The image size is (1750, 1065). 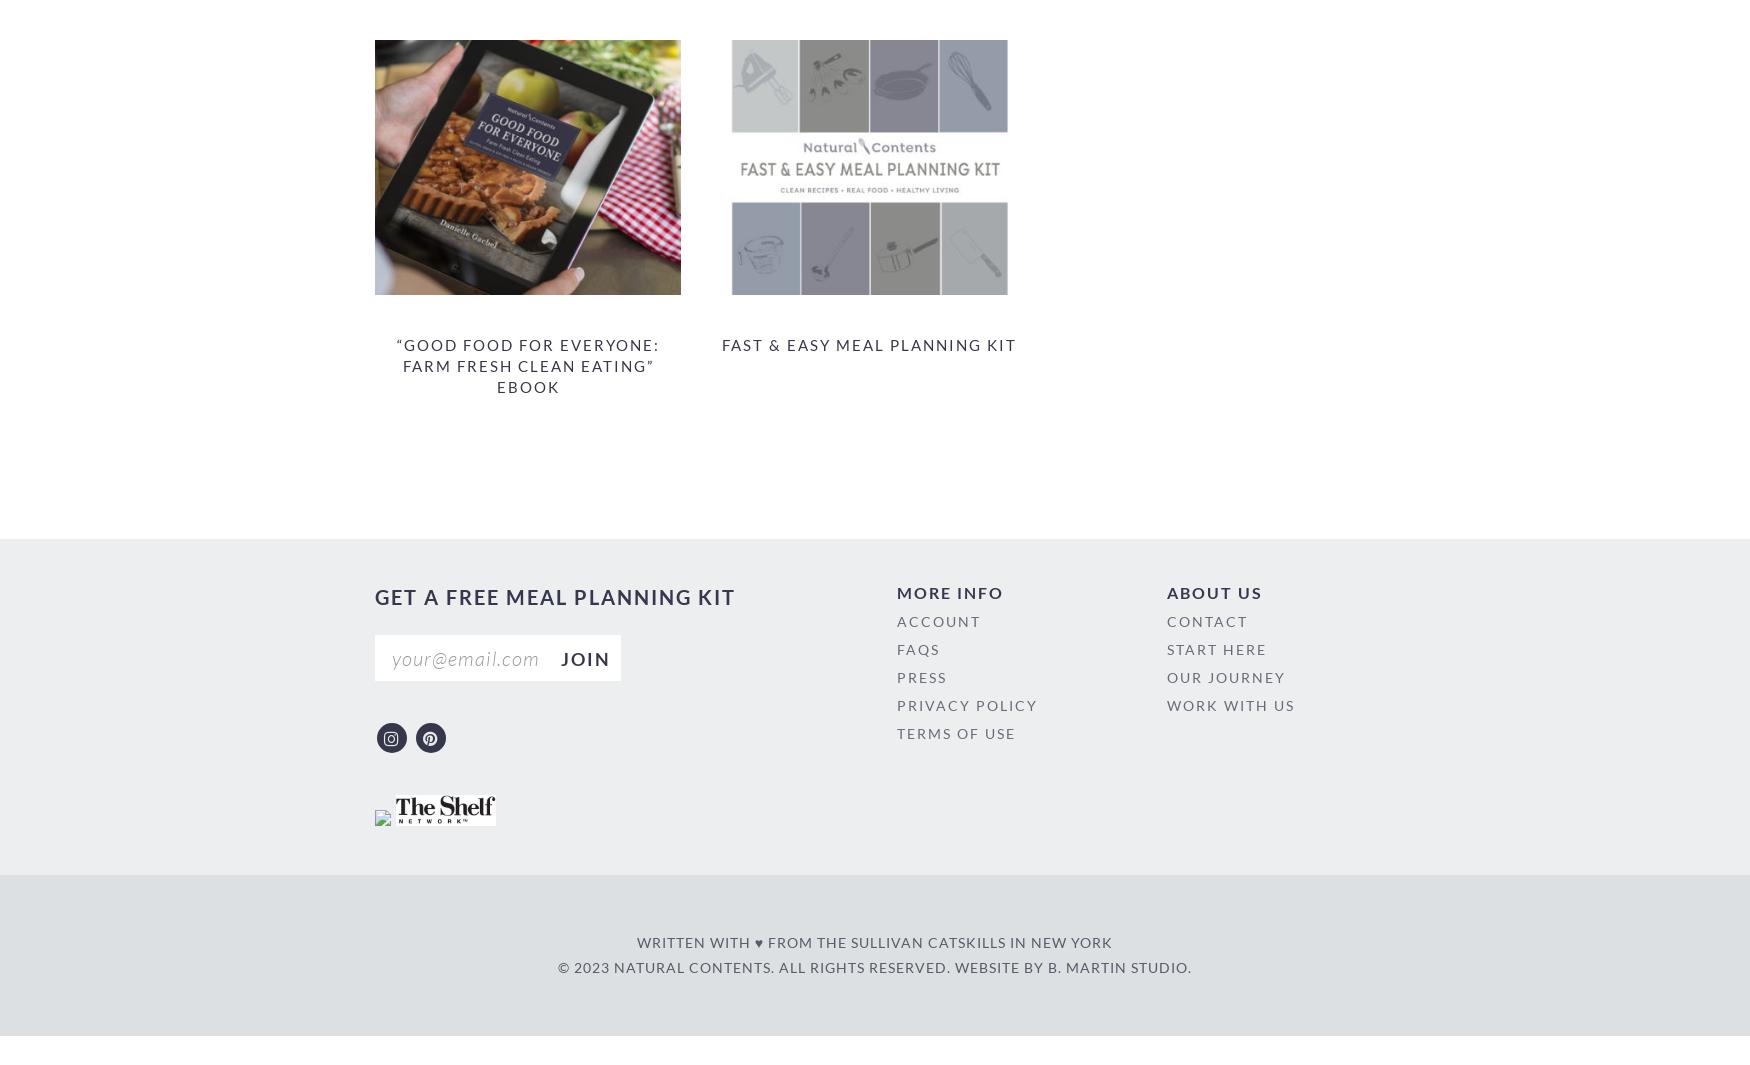 What do you see at coordinates (554, 595) in the screenshot?
I see `'get a free meal planning kit'` at bounding box center [554, 595].